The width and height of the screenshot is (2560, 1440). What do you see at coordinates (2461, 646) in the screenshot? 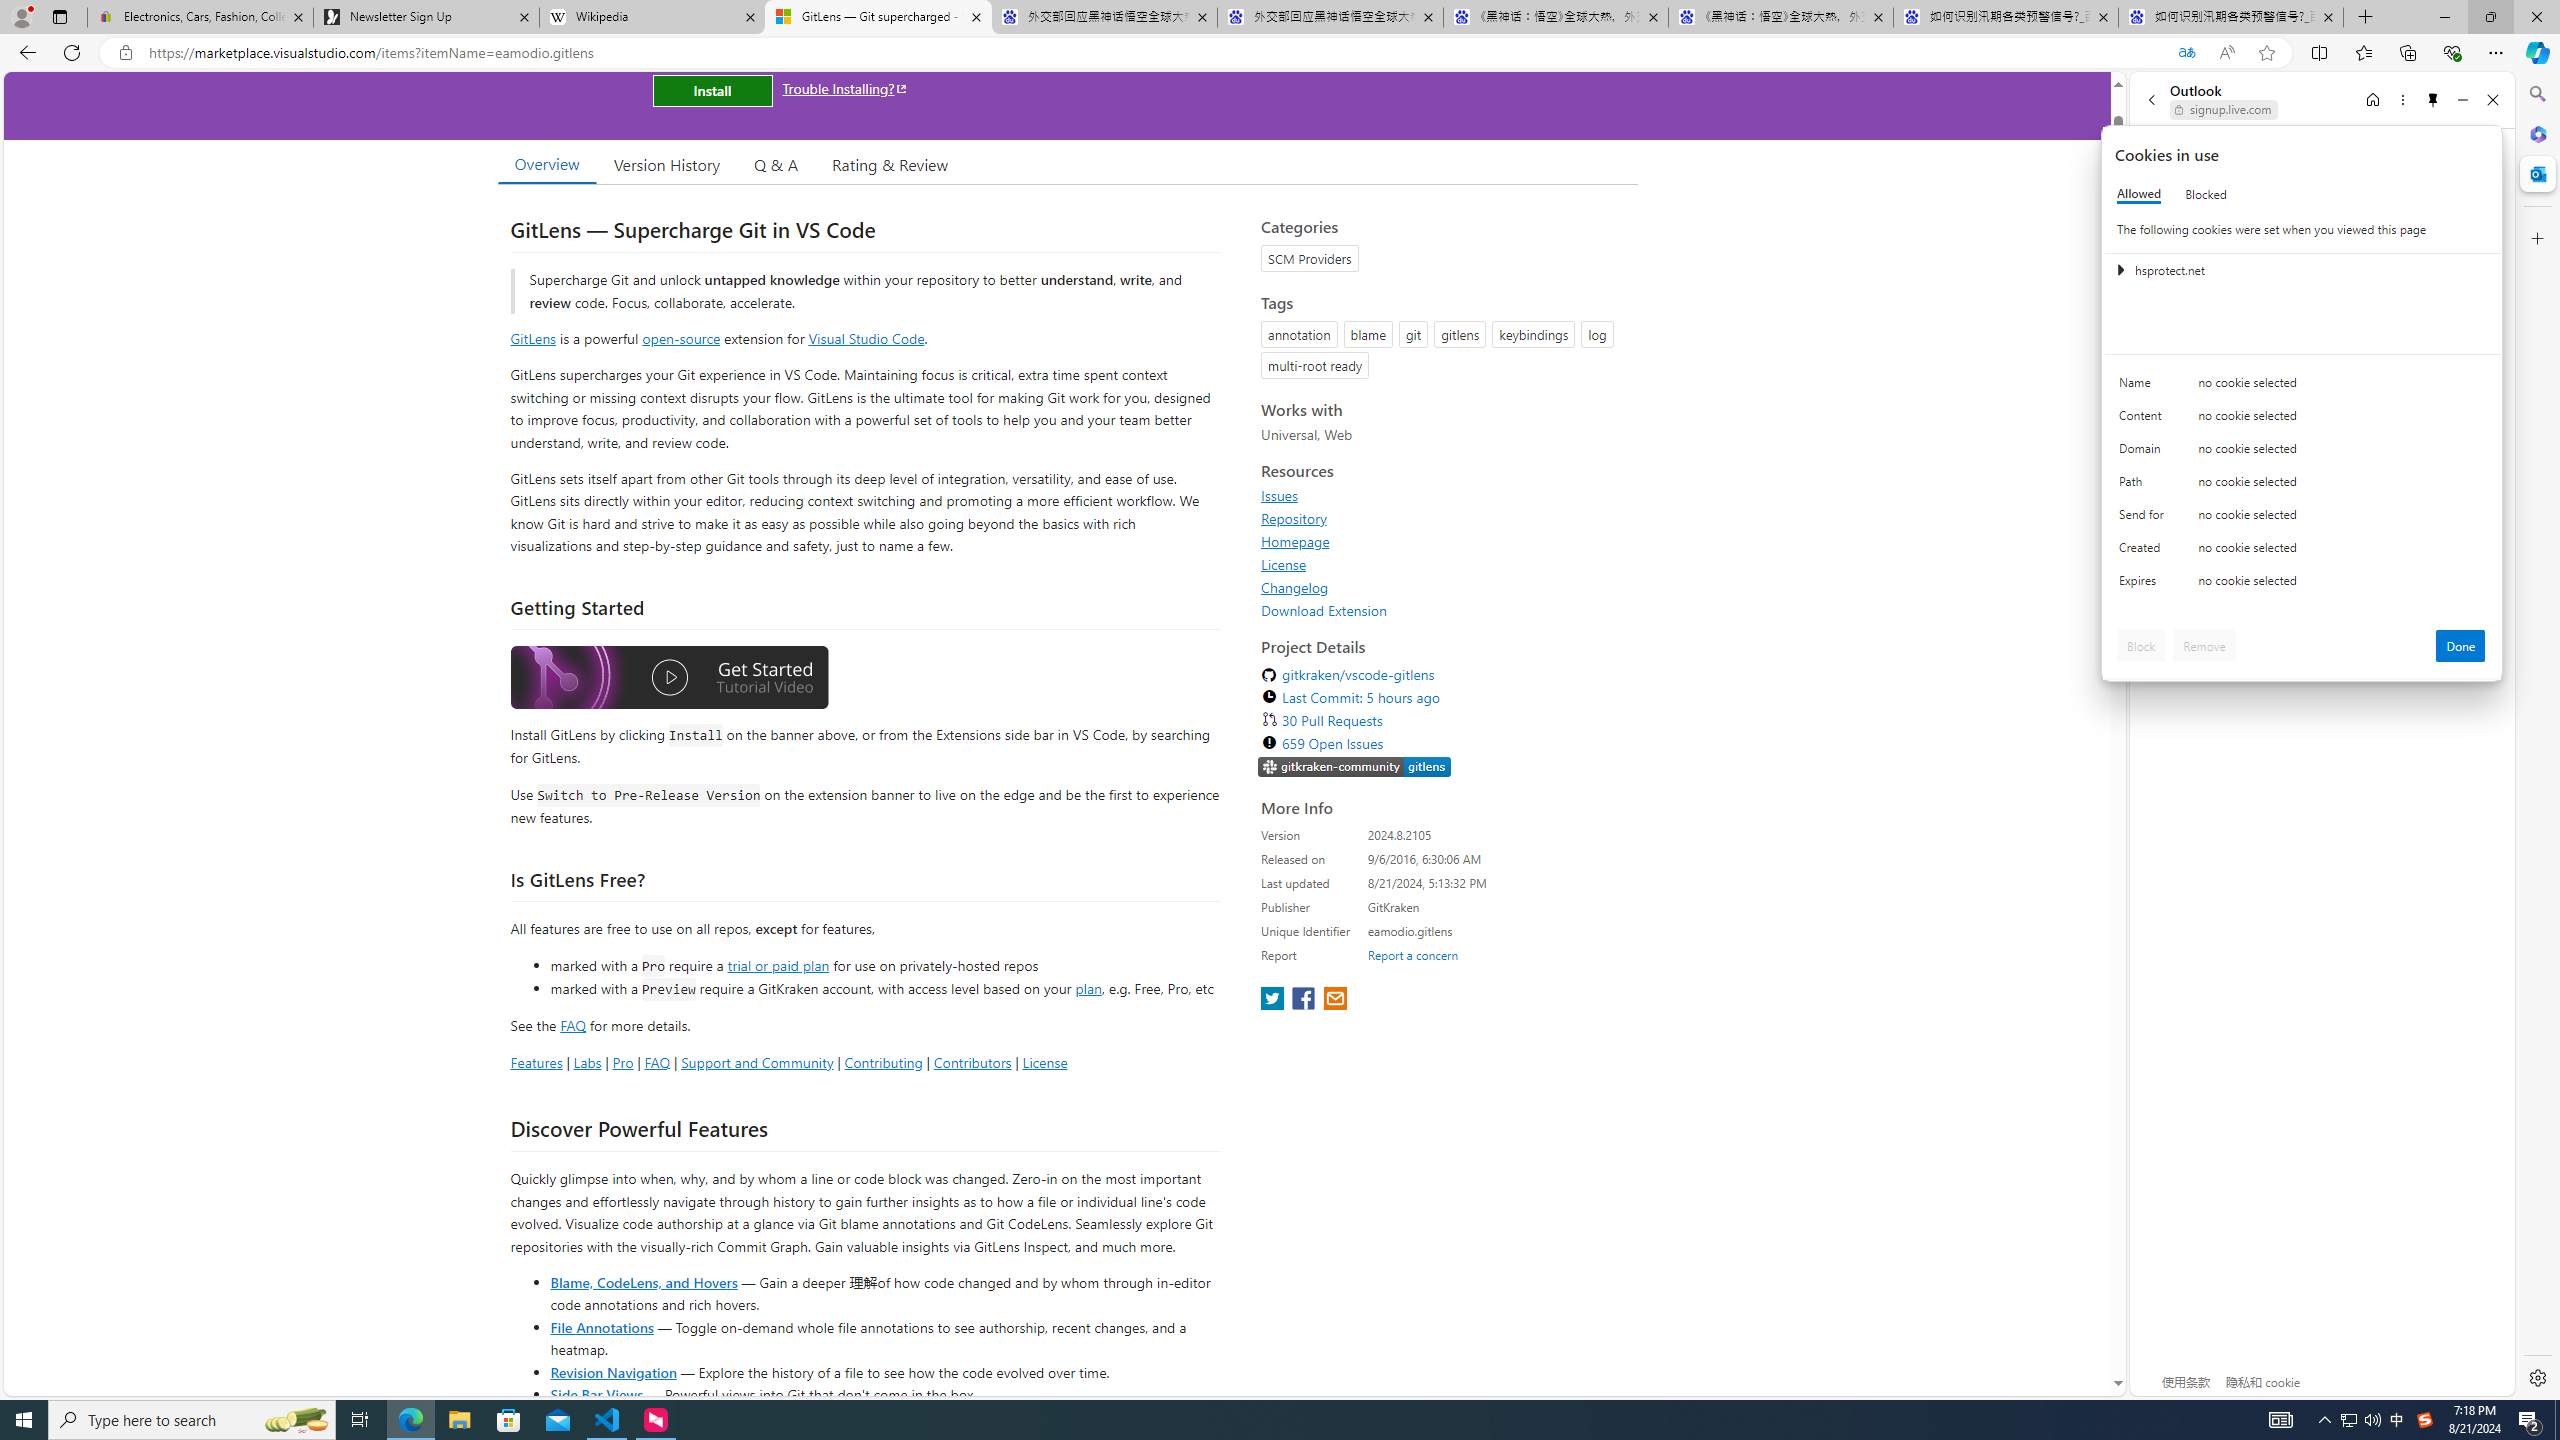
I see `'Done'` at bounding box center [2461, 646].